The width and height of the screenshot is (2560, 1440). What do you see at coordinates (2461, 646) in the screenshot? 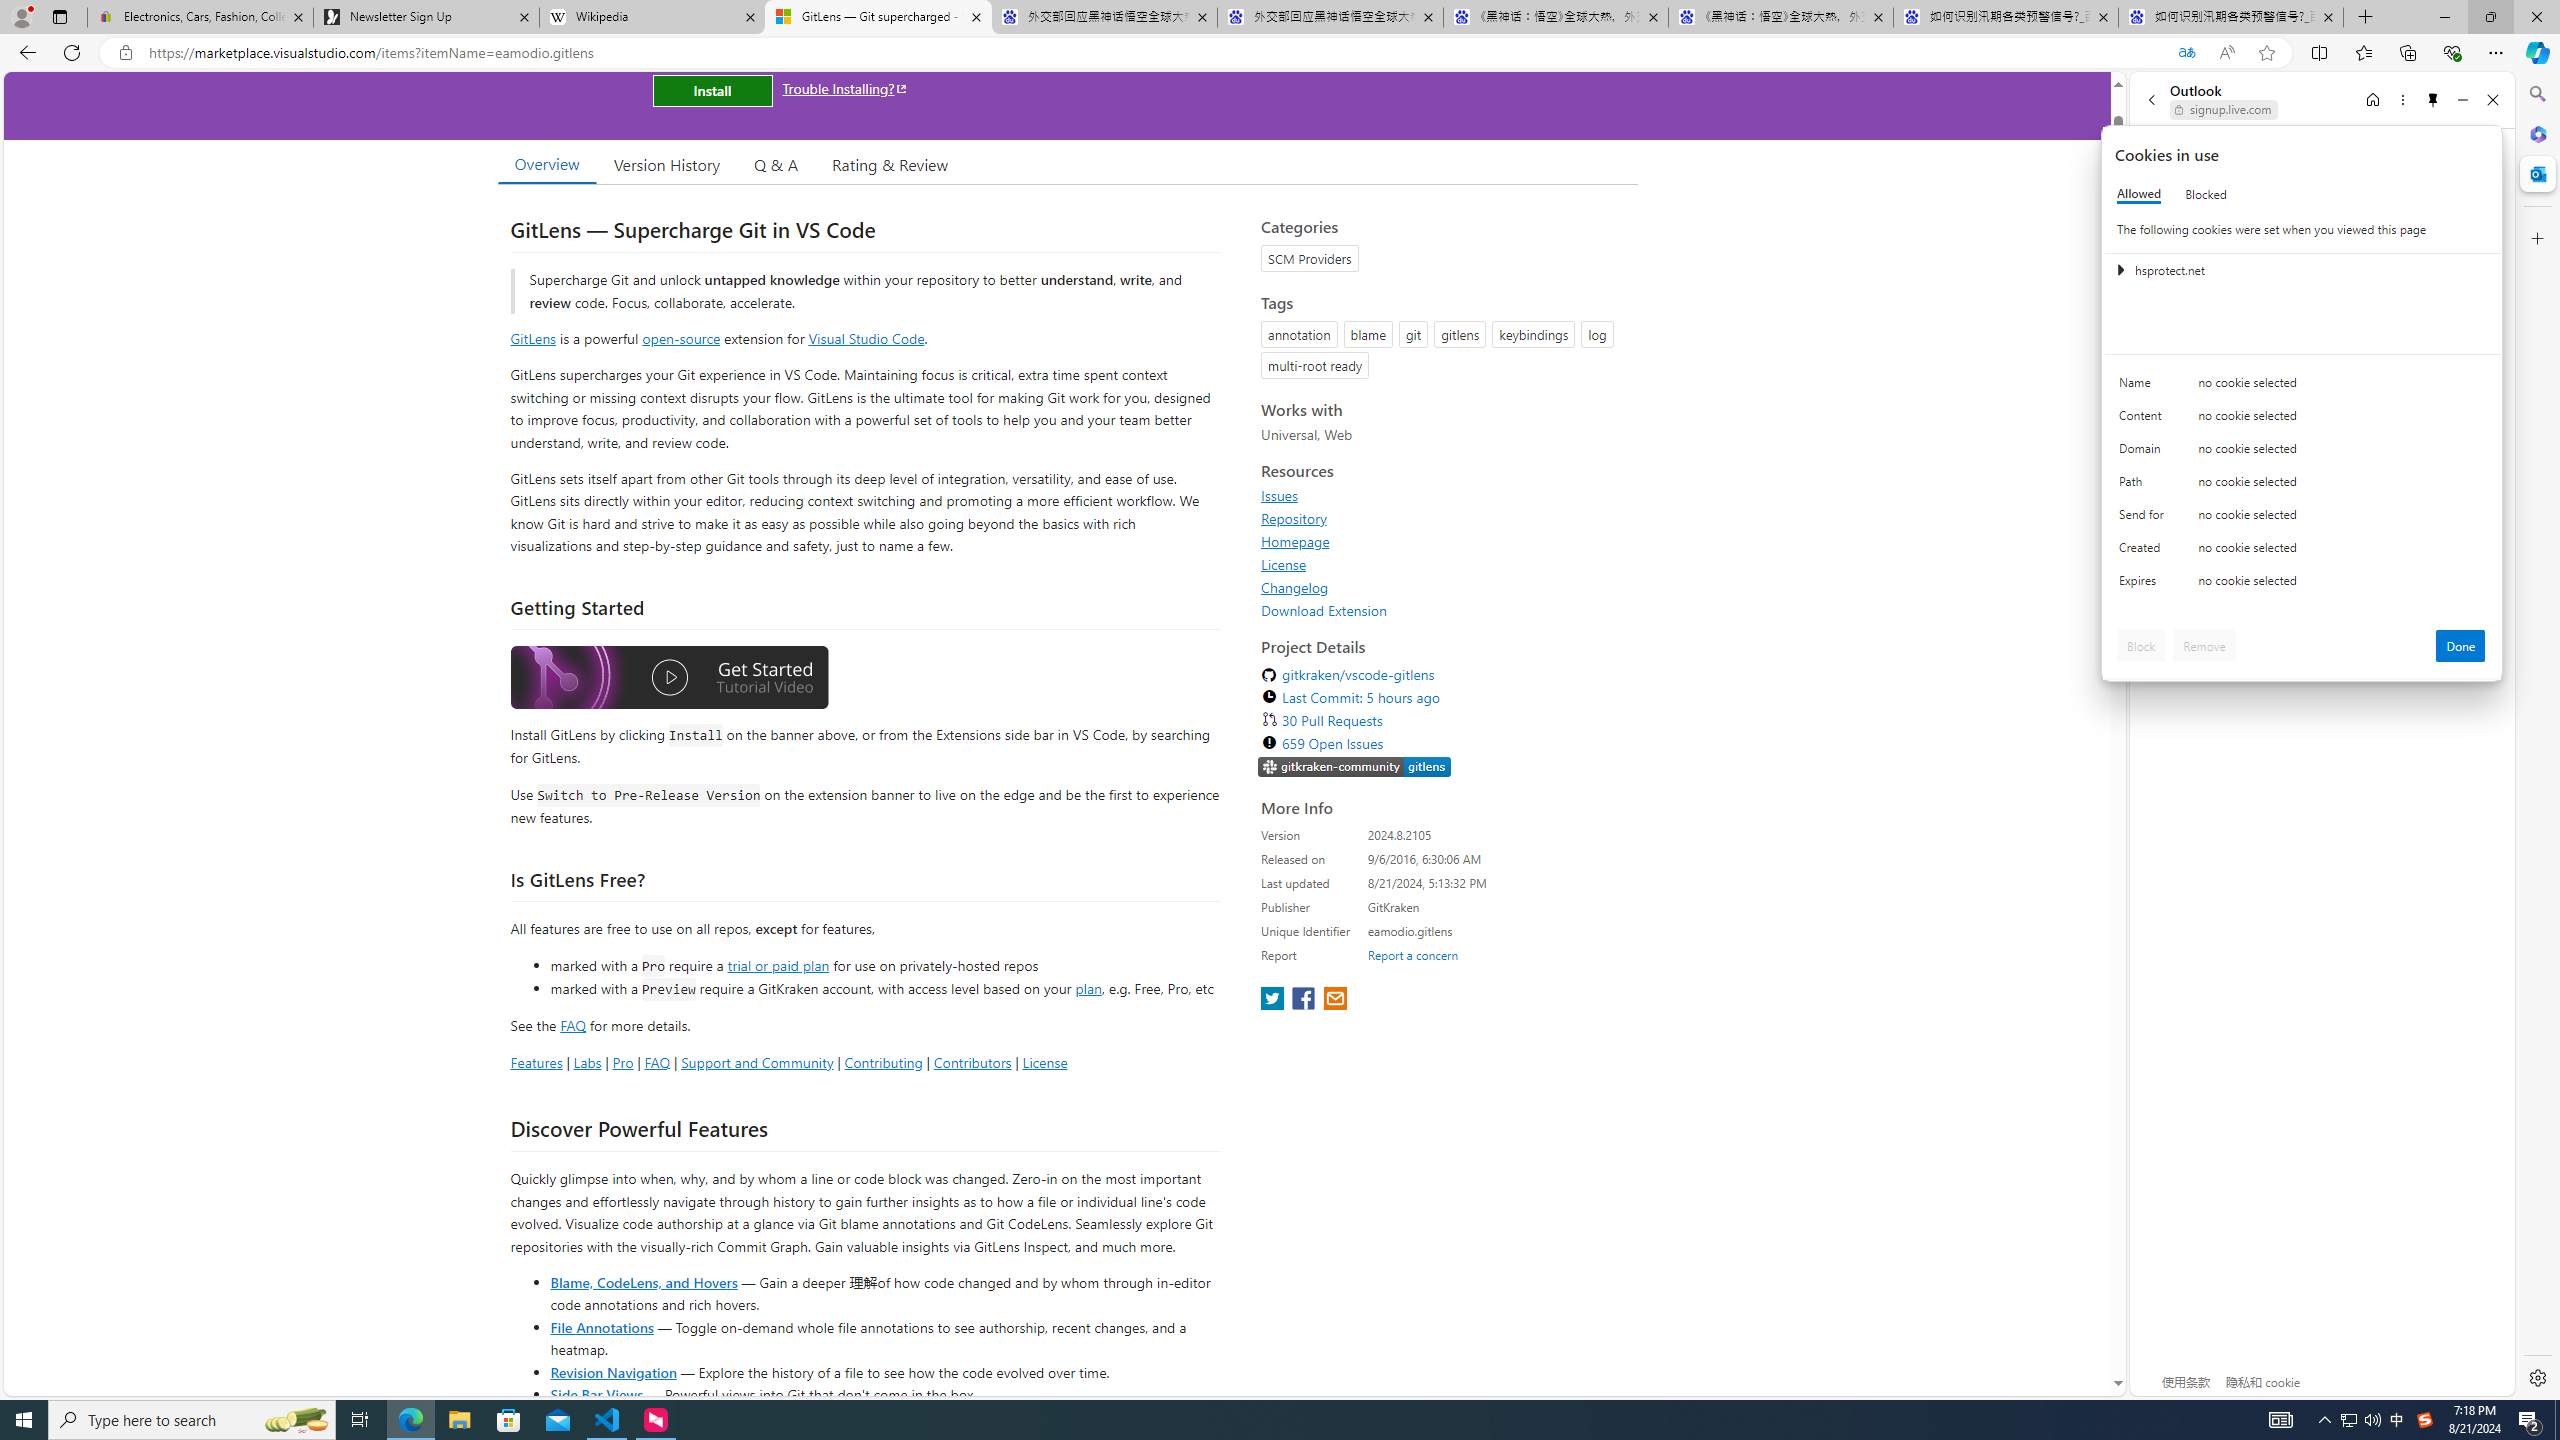
I see `'Done'` at bounding box center [2461, 646].